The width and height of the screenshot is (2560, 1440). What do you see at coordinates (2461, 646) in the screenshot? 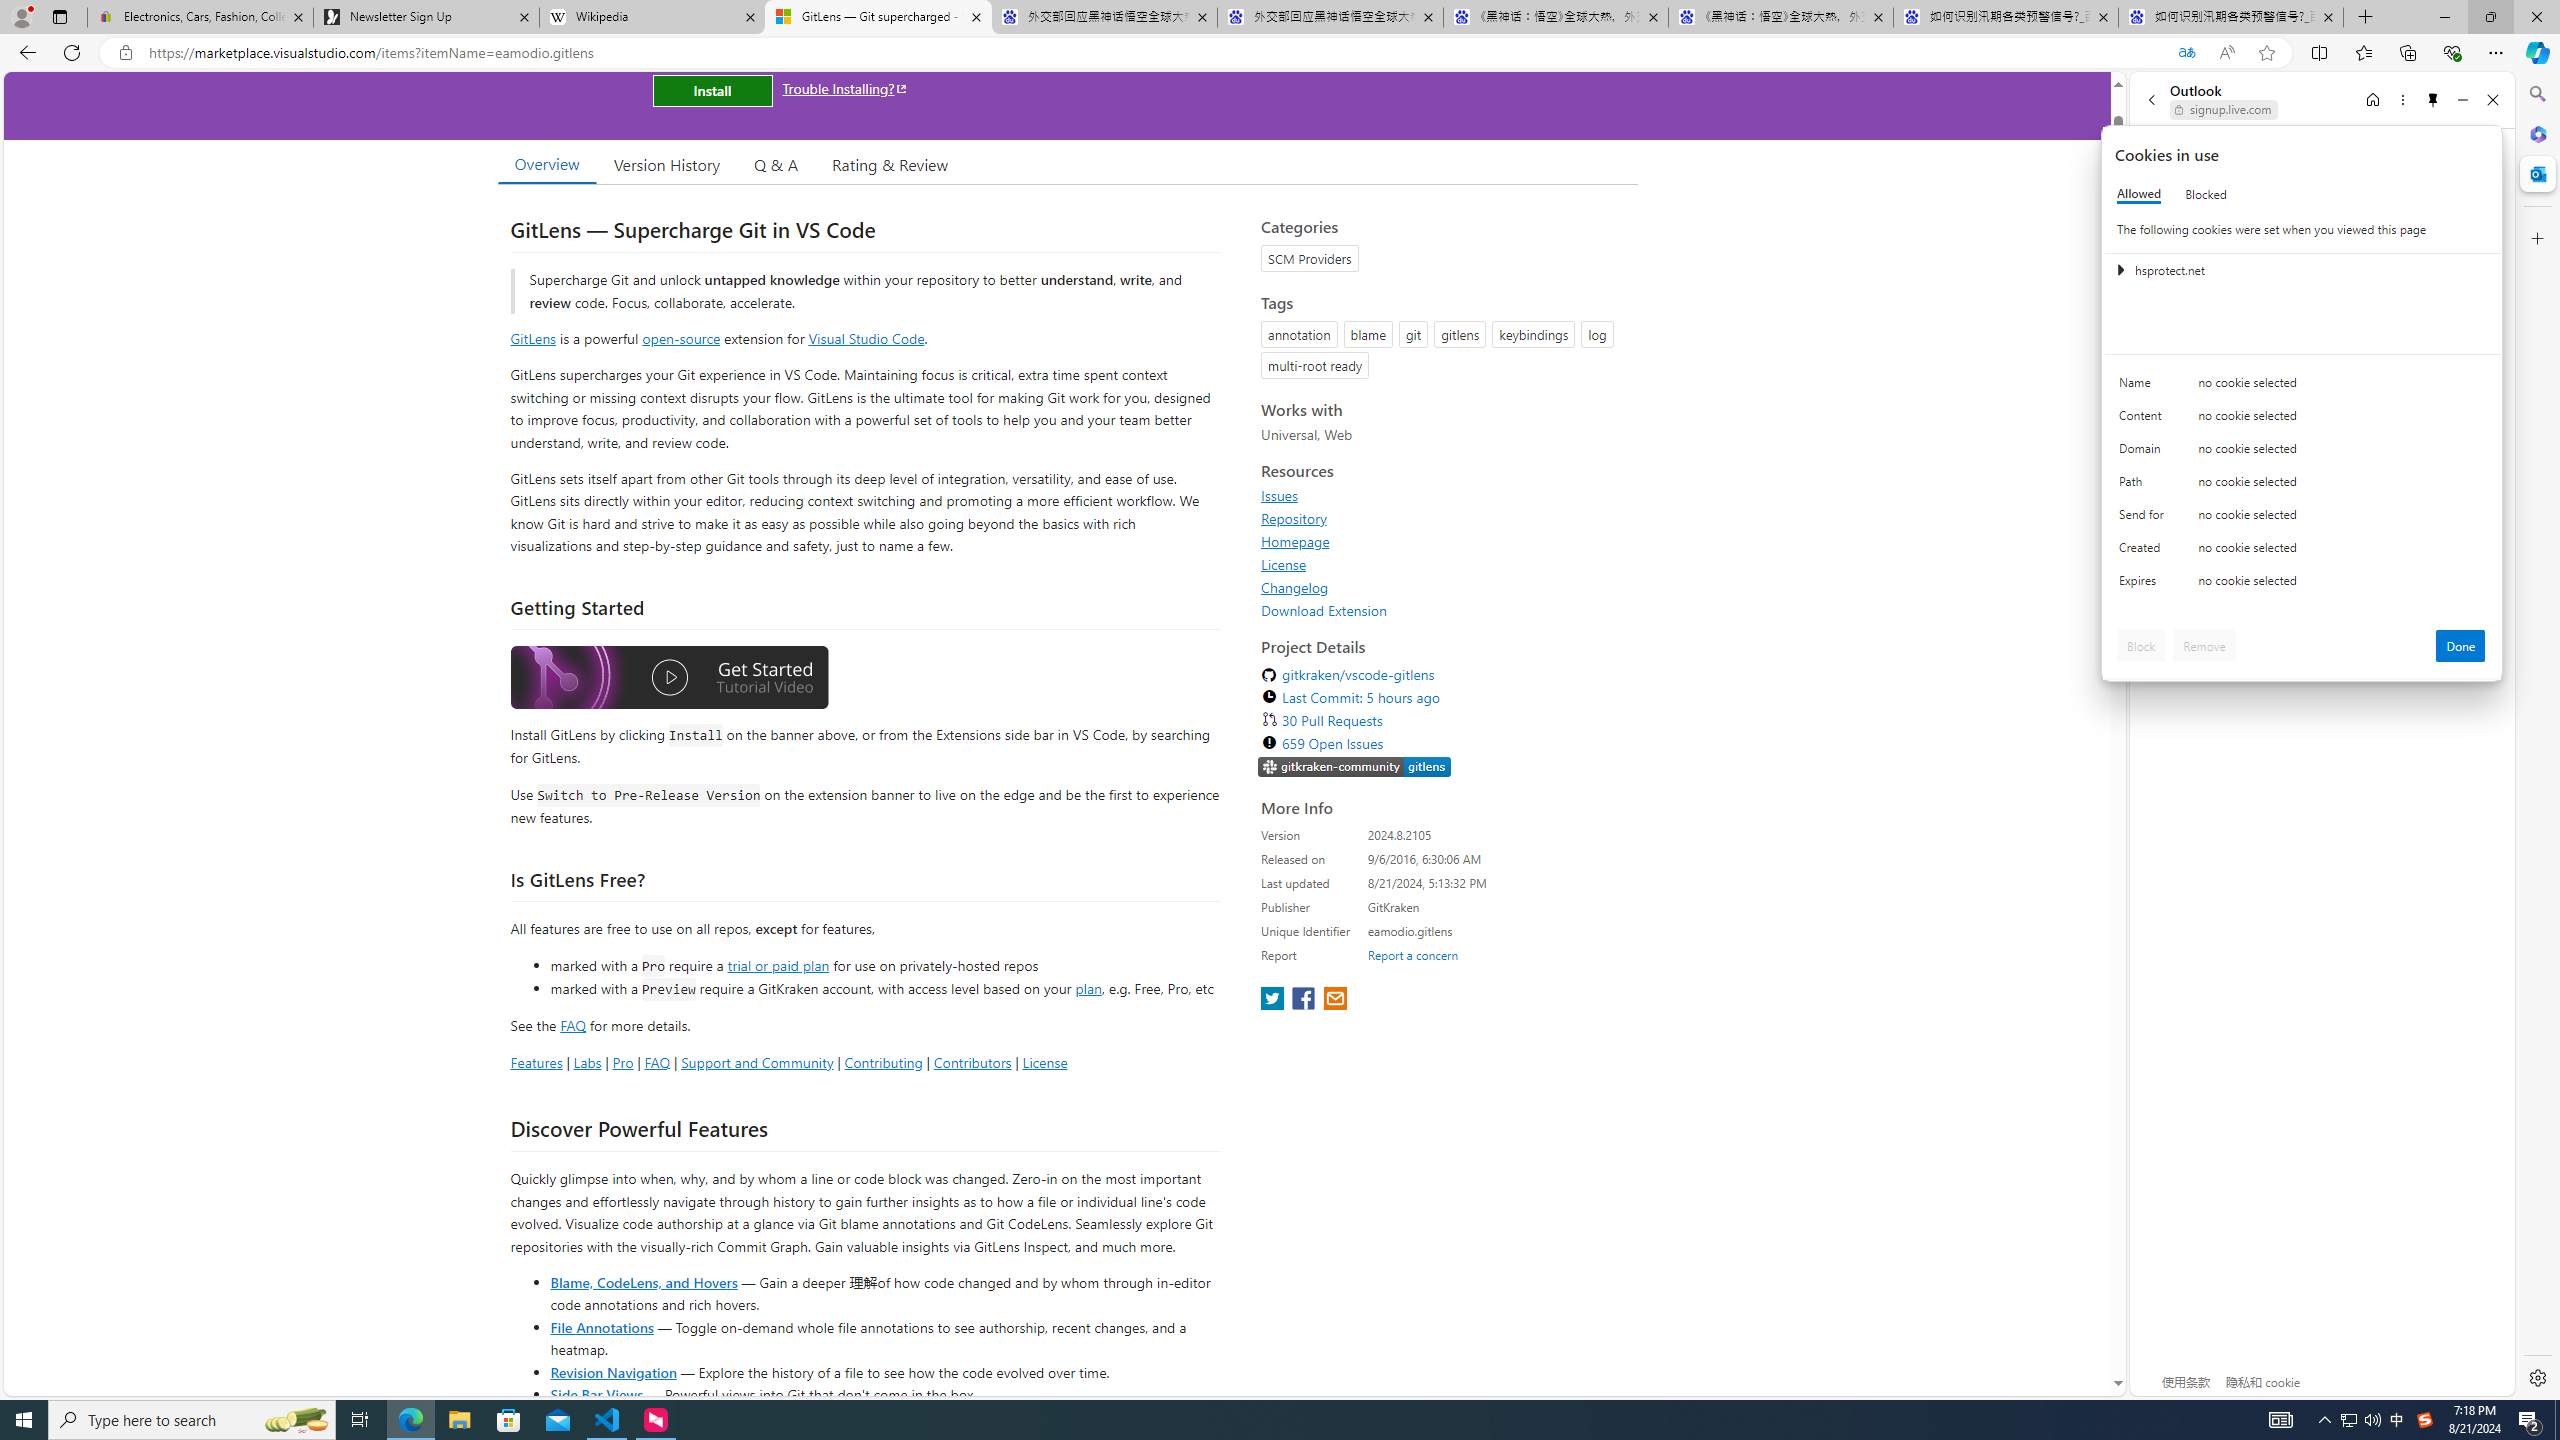
I see `'Done'` at bounding box center [2461, 646].